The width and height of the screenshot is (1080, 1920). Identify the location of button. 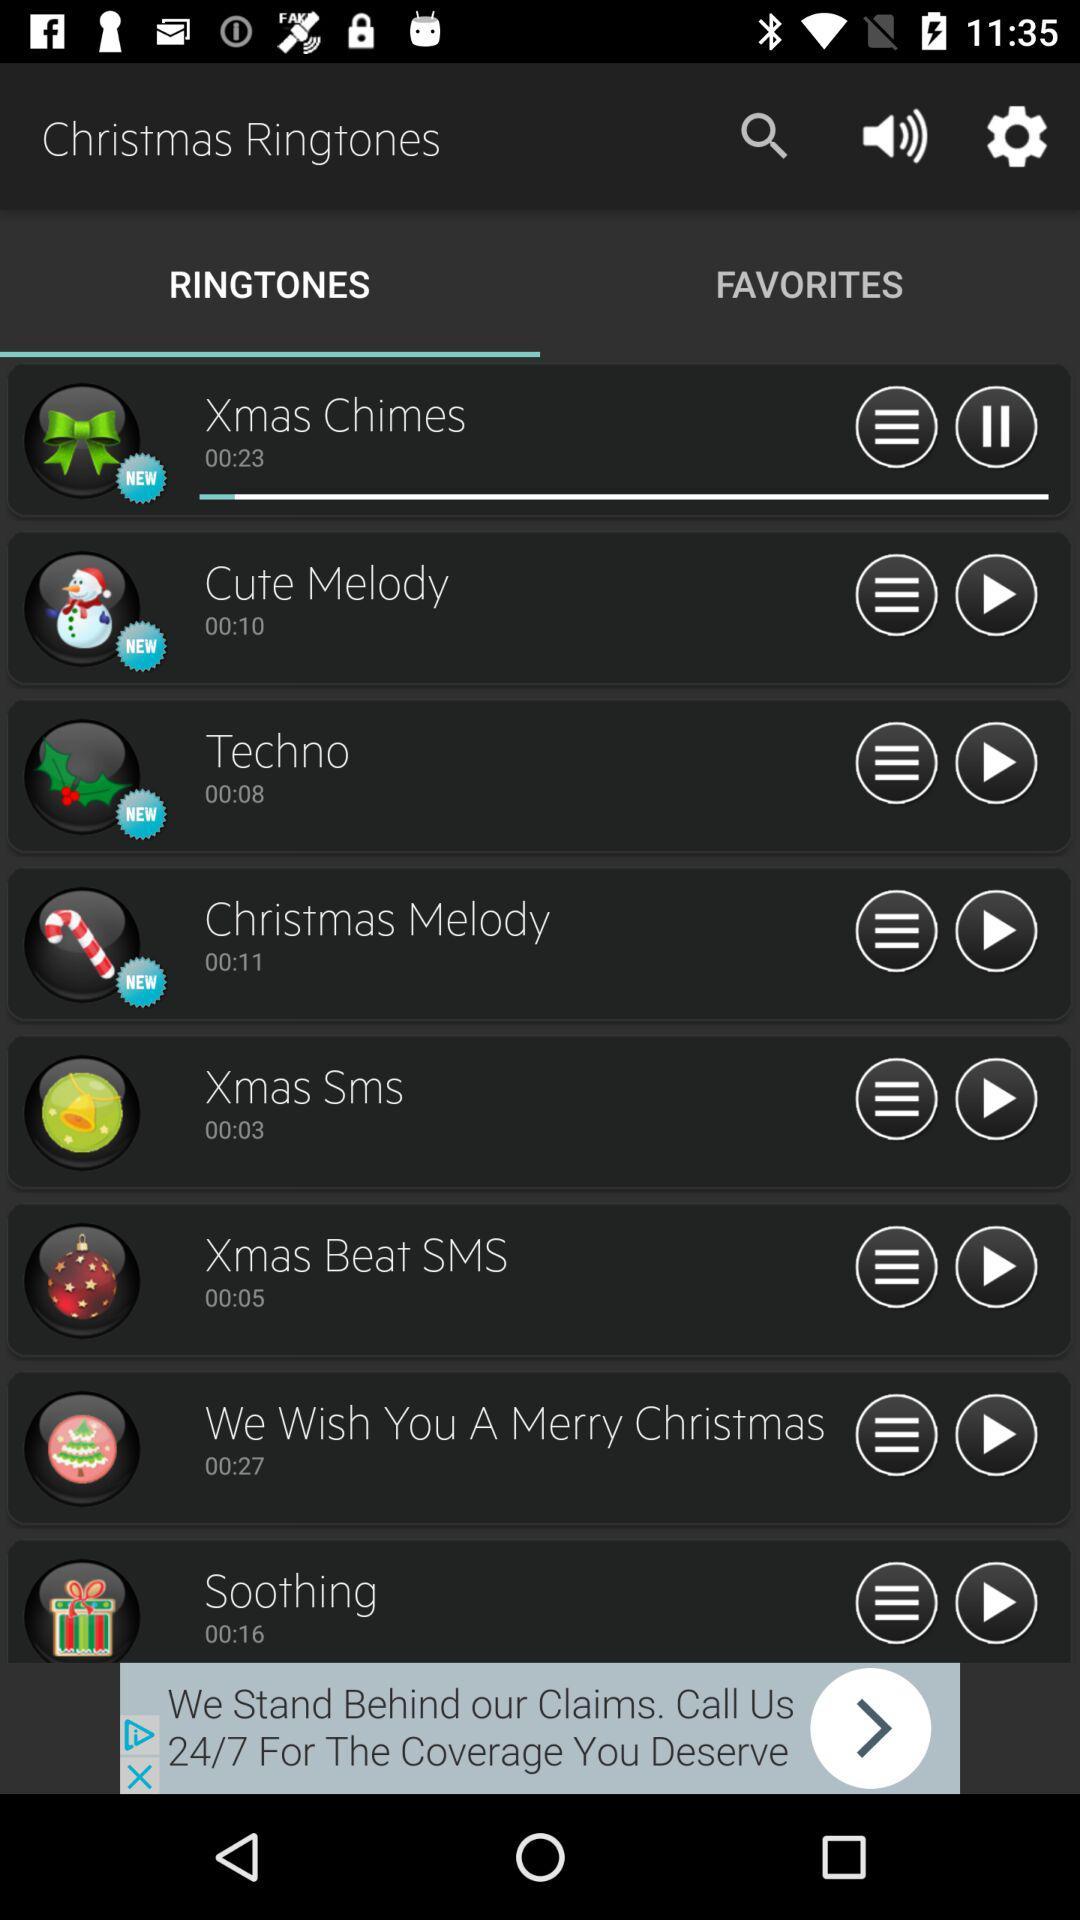
(995, 595).